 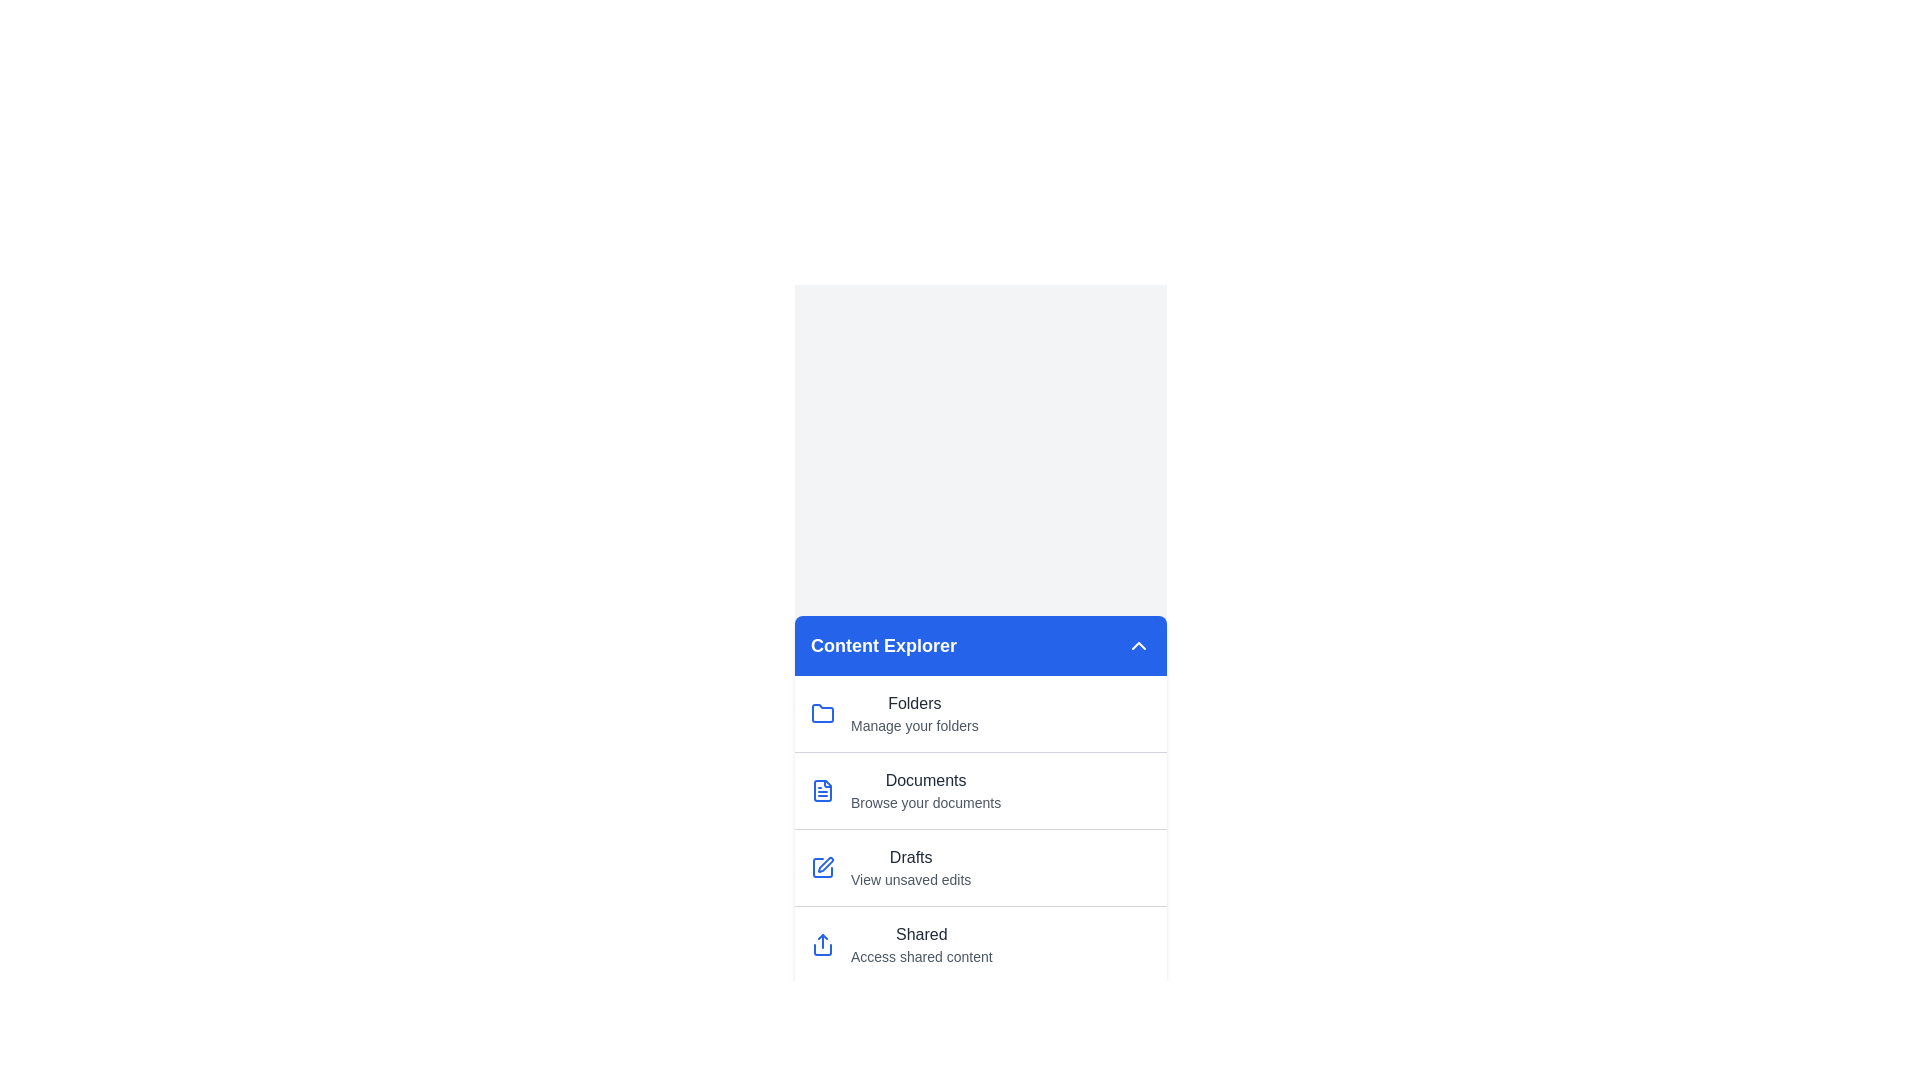 I want to click on the menu item corresponding to Drafts, so click(x=980, y=866).